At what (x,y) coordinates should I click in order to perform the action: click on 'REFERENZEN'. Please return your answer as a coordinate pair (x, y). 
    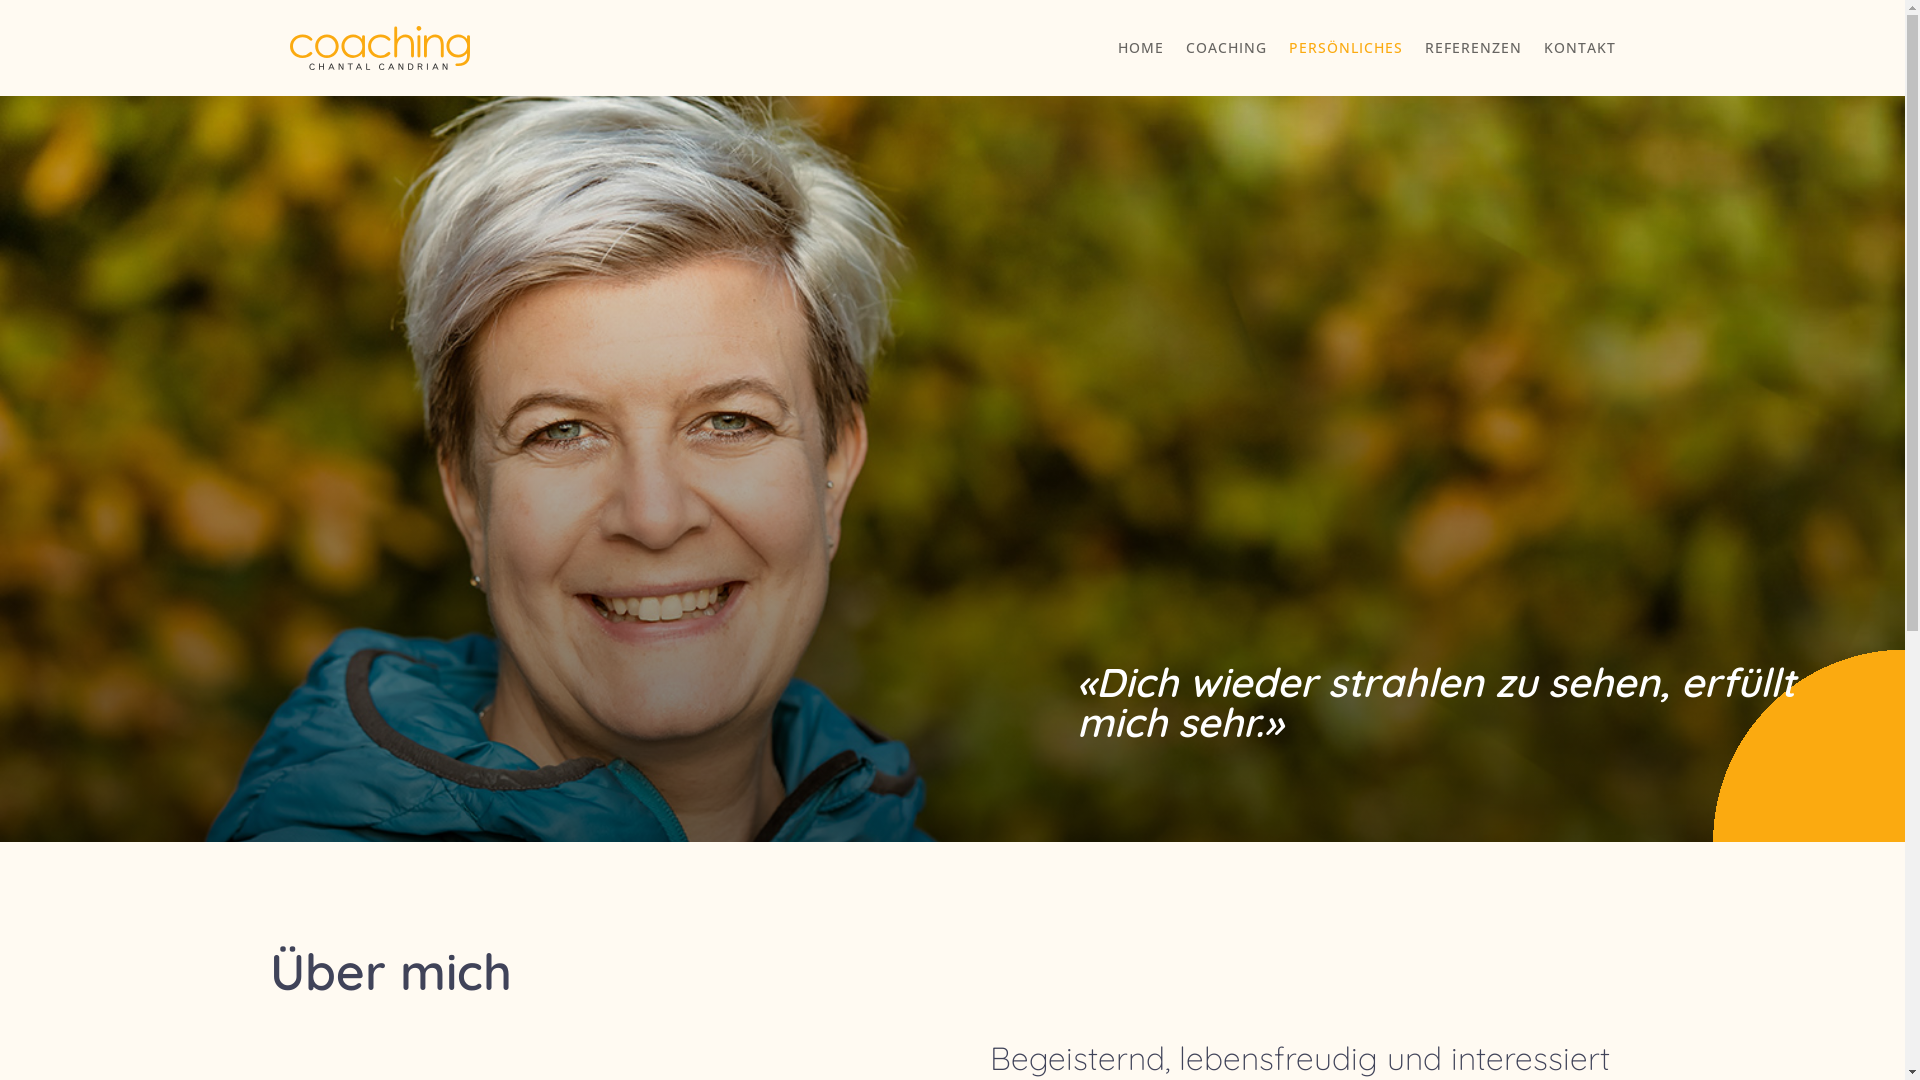
    Looking at the image, I should click on (1472, 46).